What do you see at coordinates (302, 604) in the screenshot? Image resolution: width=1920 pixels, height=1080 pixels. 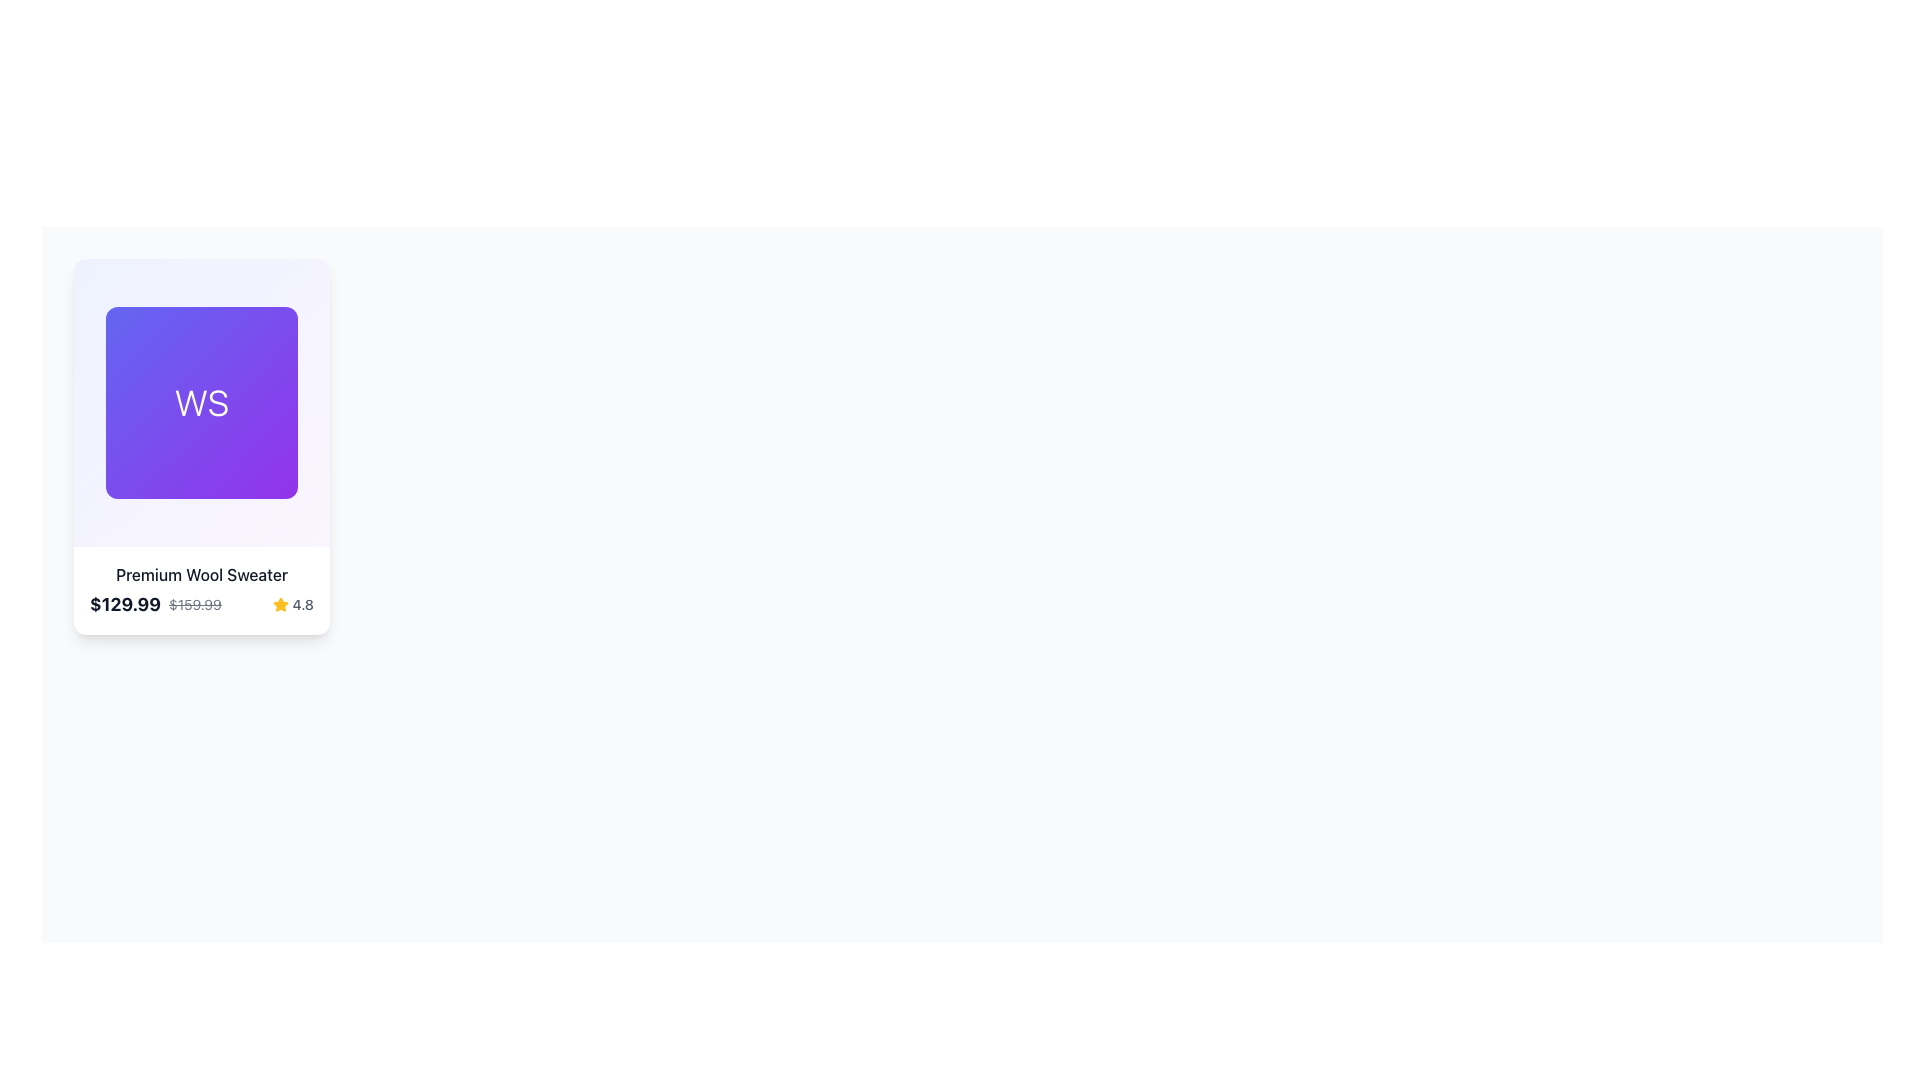 I see `the numerical text label '4.8' which is styled in gray and located at the bottom right corner of a card interface, adjacent to a golden star icon` at bounding box center [302, 604].